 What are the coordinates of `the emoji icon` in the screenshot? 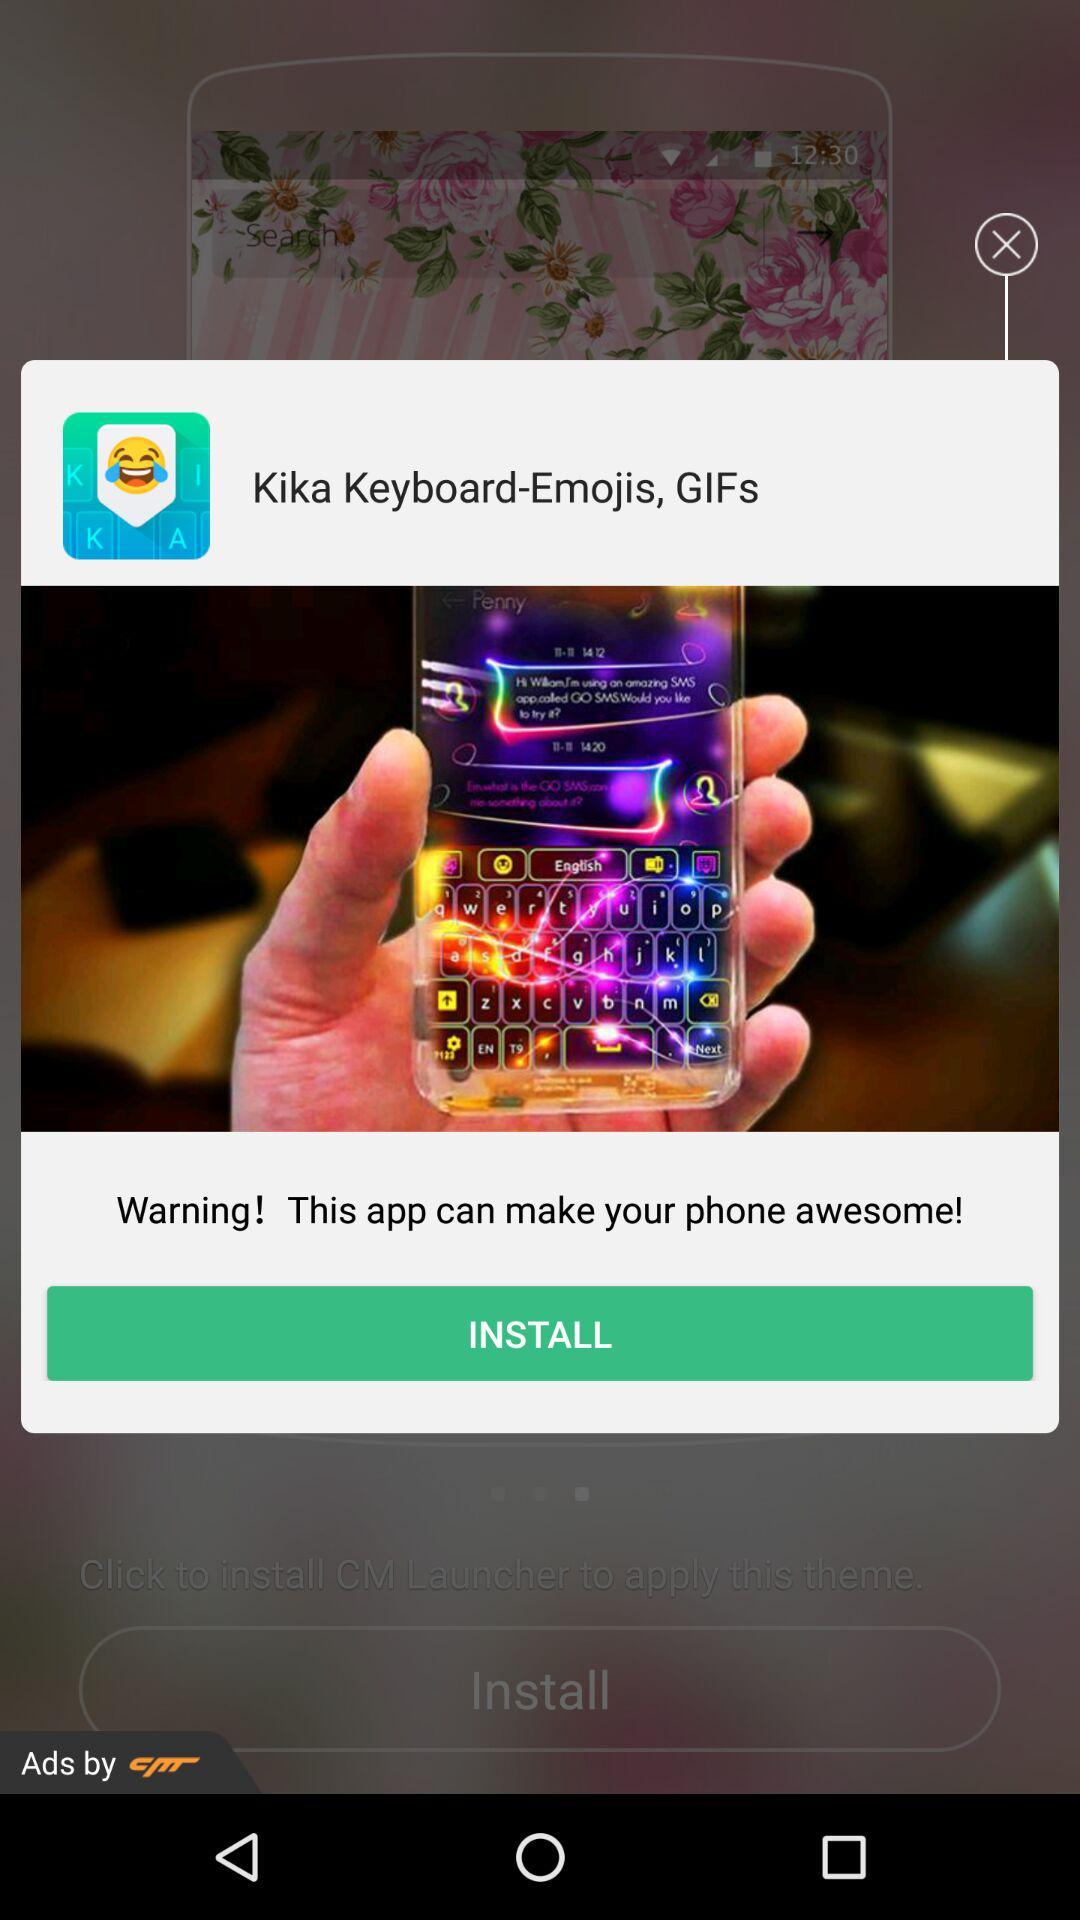 It's located at (135, 520).